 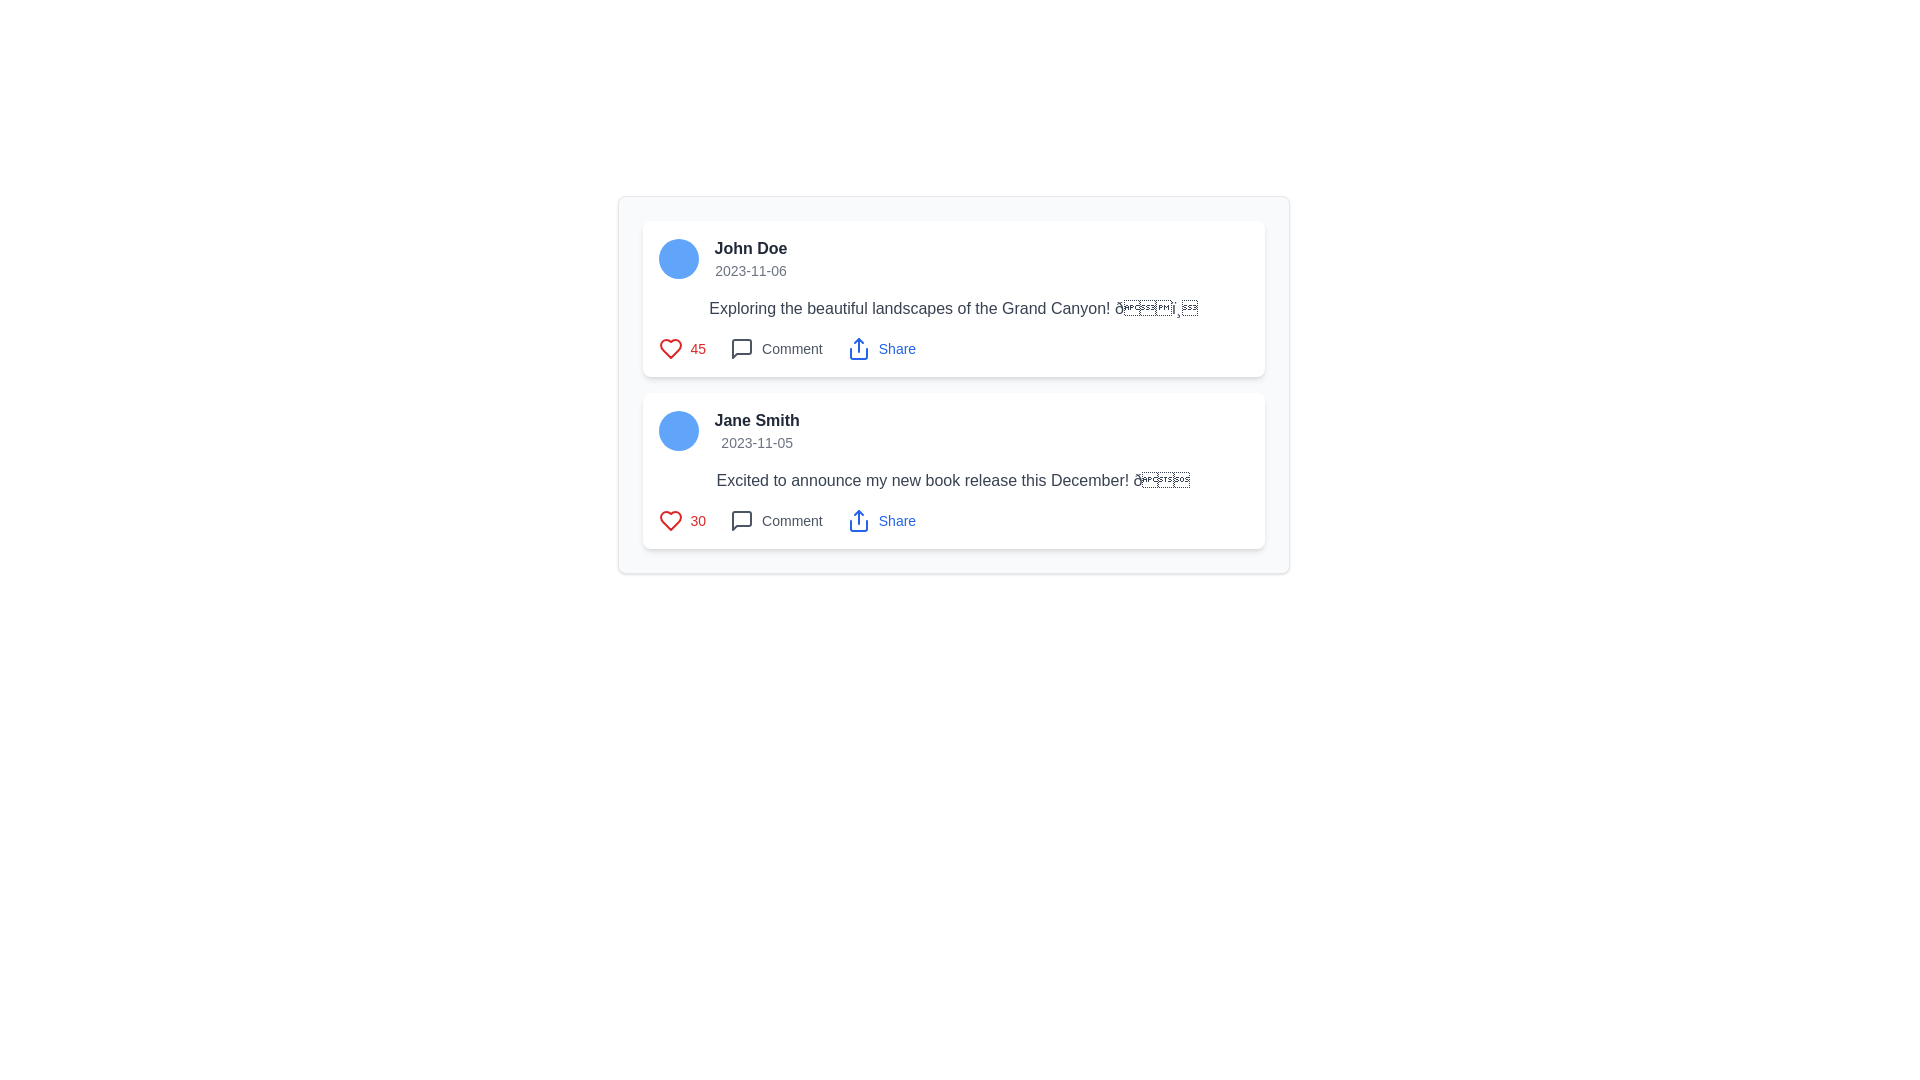 I want to click on the static text label displaying the word 'Share' styled in blue, which is positioned adjacent to a share symbol icon in the post's action bar, so click(x=896, y=347).